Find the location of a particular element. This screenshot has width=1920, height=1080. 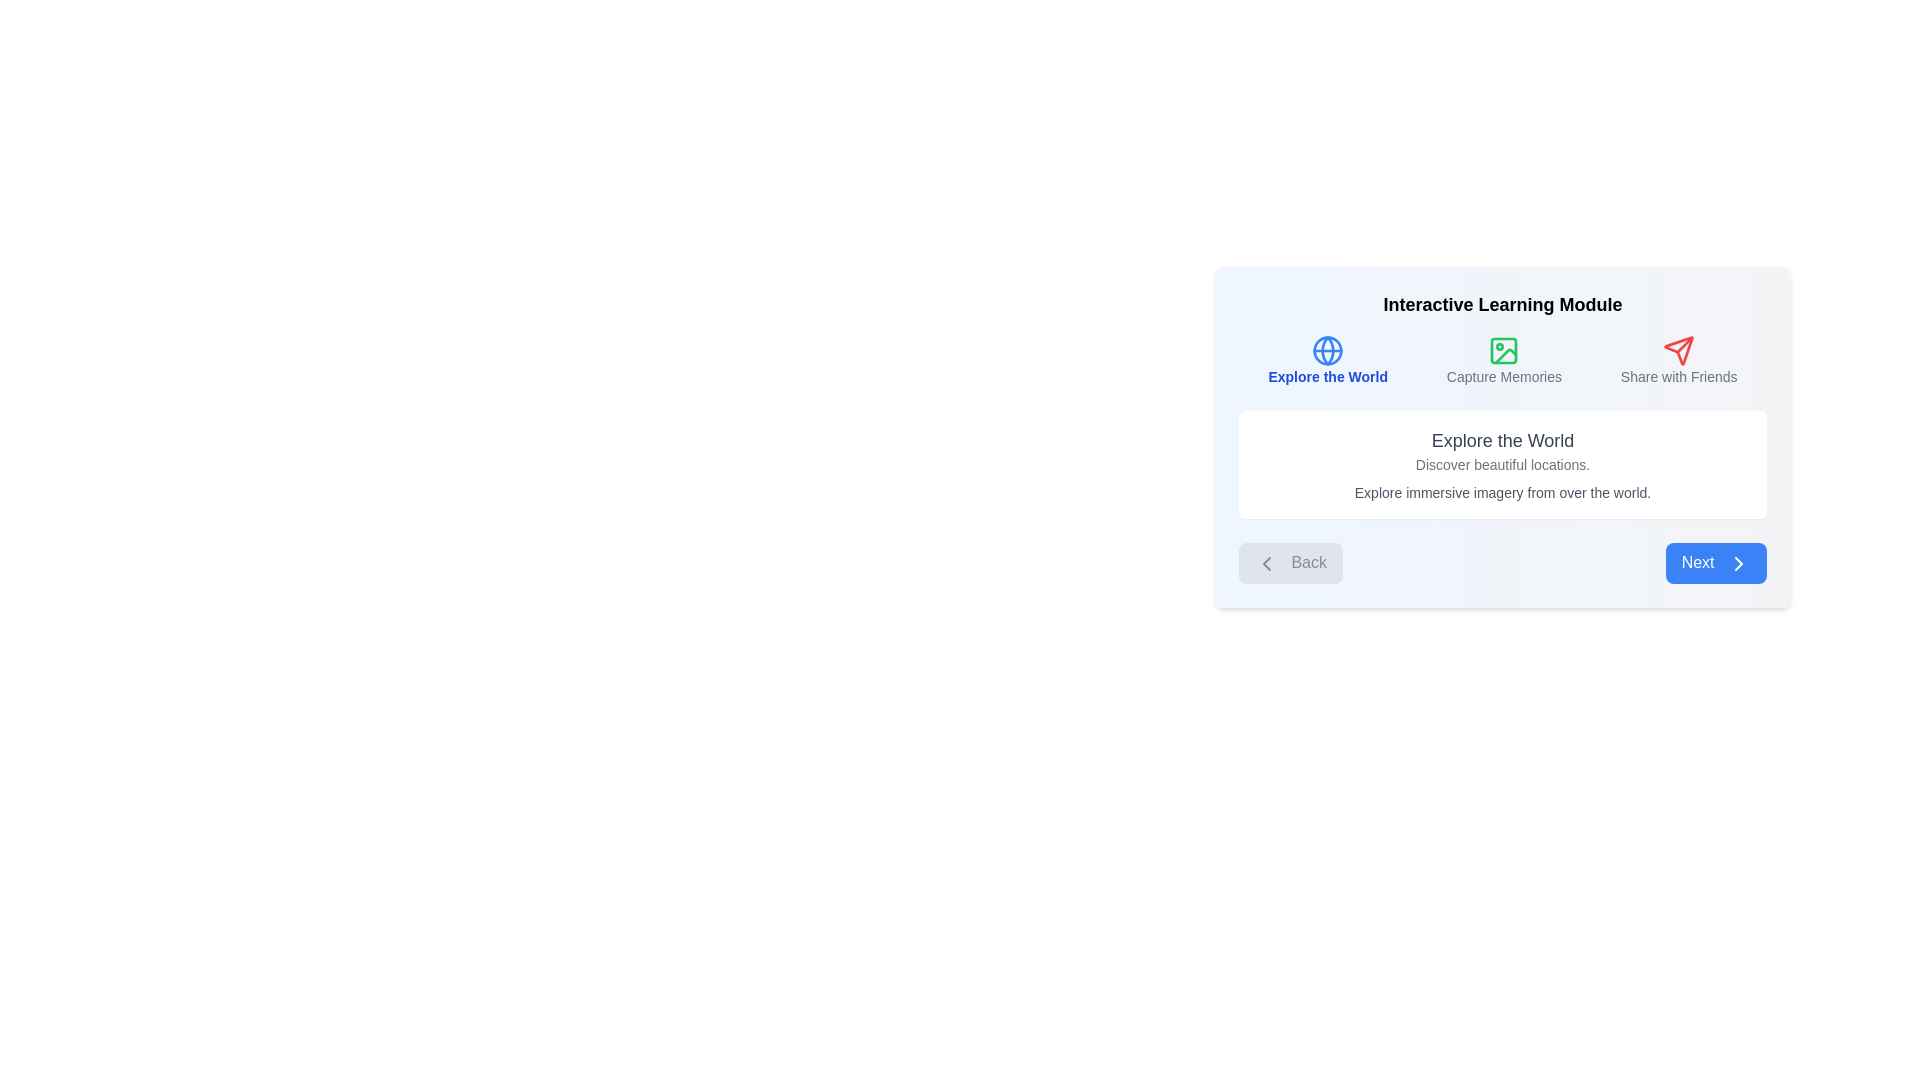

the blue circular SVG graphical element representing the globe icon, located at the top-left of the 'Interactive Learning Module' card, within the 'Explore the World' button group is located at coordinates (1328, 350).